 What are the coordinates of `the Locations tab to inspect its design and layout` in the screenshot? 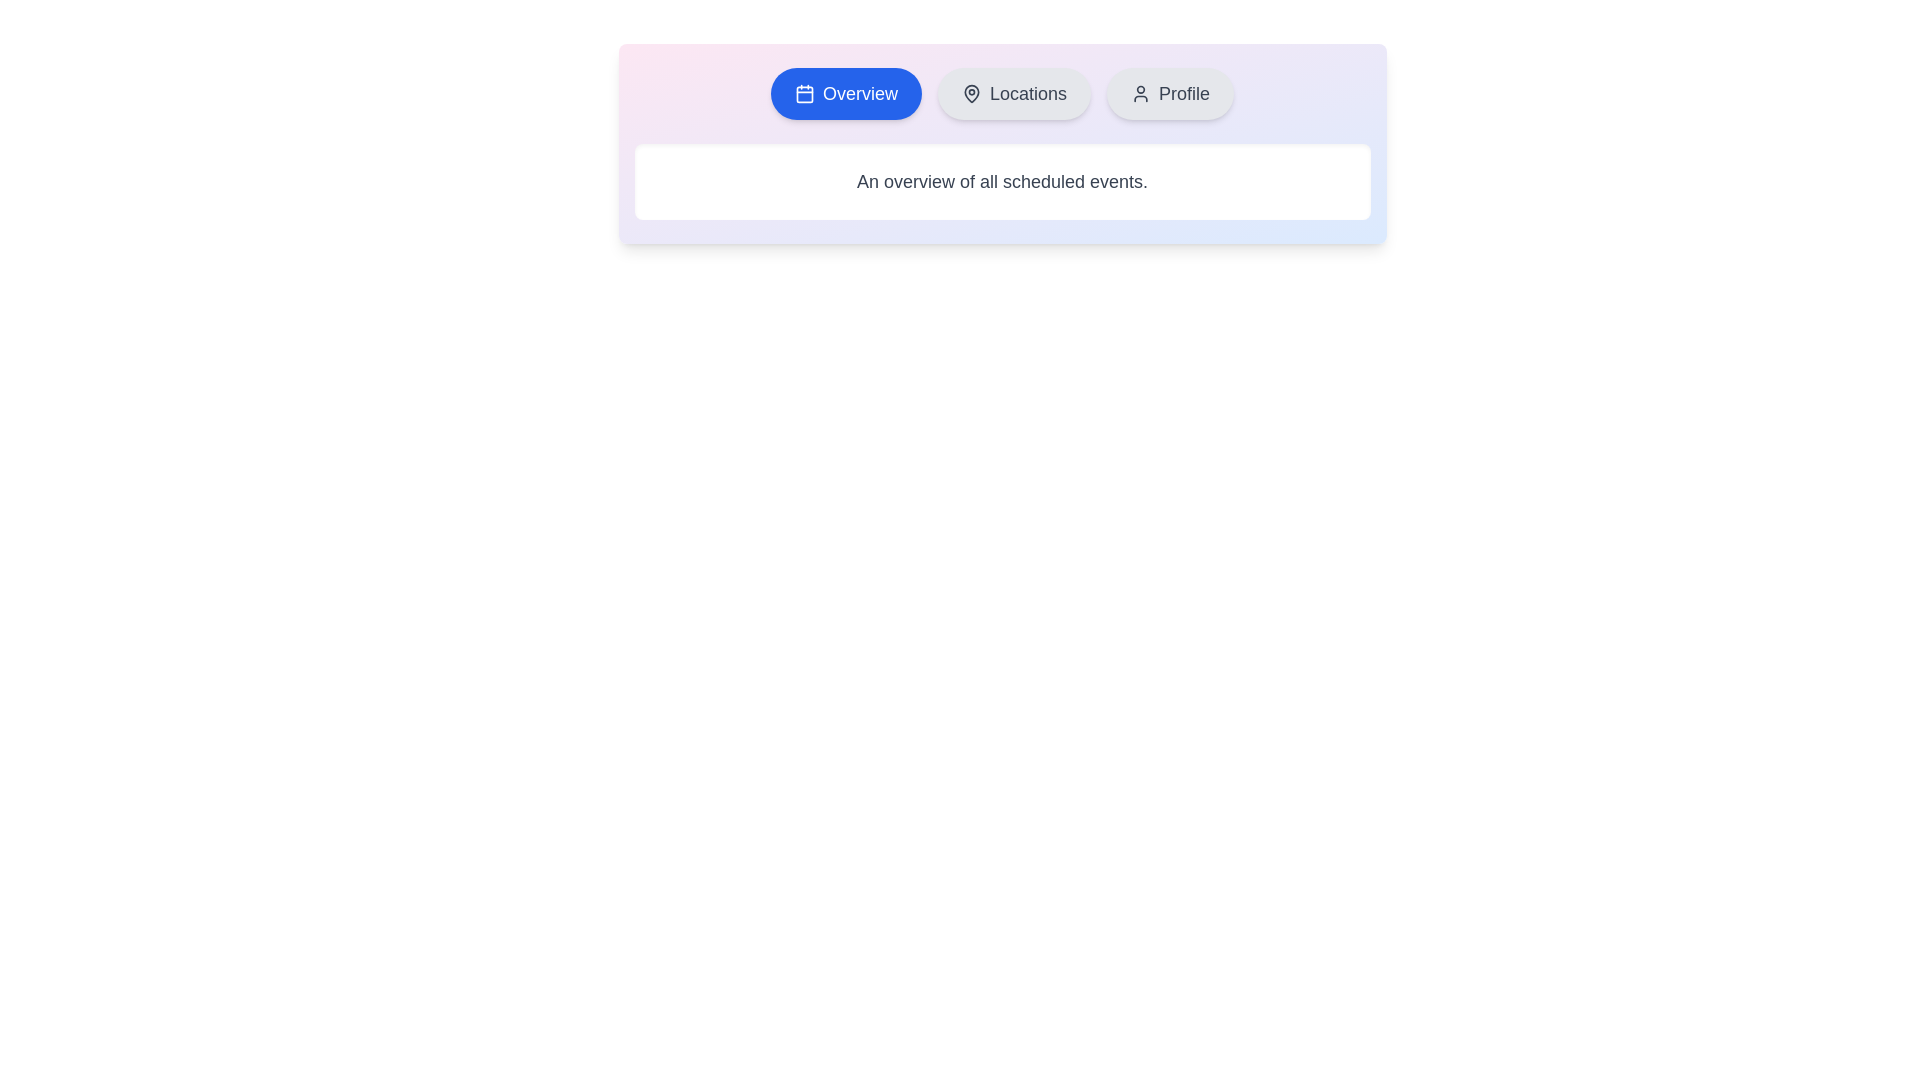 It's located at (1014, 93).